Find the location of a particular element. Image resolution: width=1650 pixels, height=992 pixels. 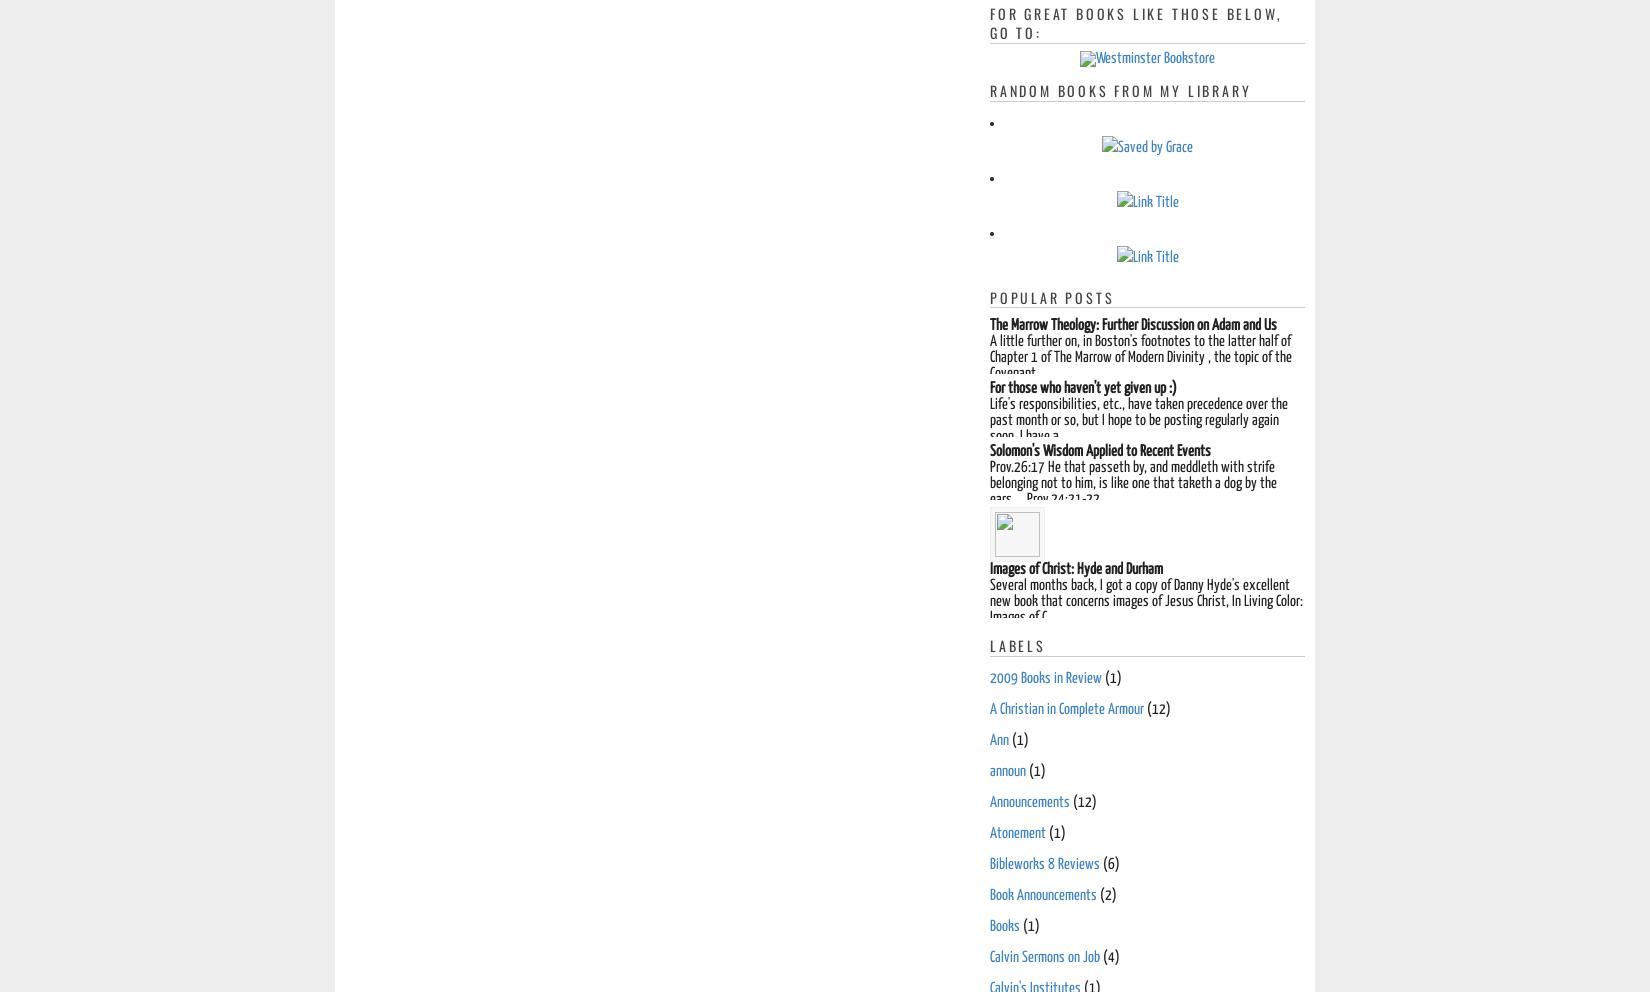

'Bibleworks 8 Reviews' is located at coordinates (1044, 862).